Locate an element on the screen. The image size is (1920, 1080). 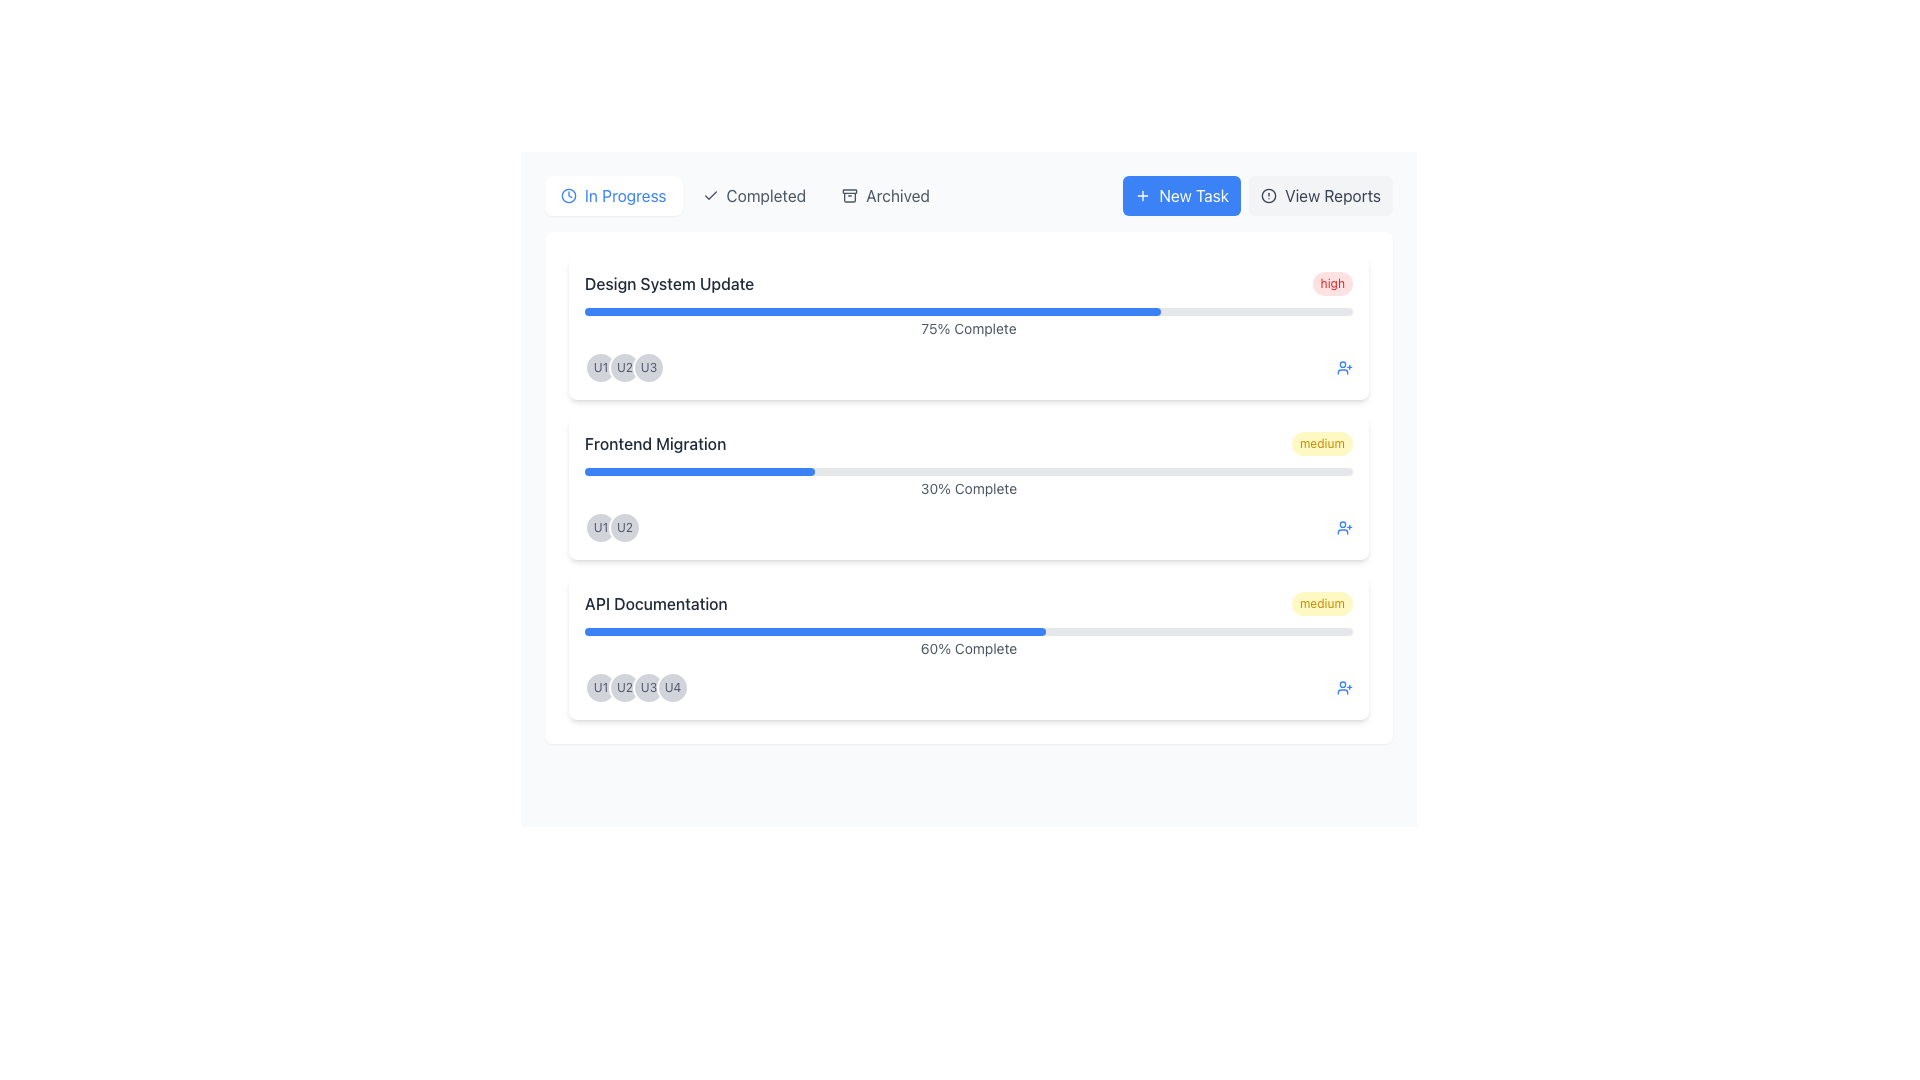
the 'In Progress' status icon located to the left of the 'In Progress' text in the top-left section of the interface is located at coordinates (568, 196).